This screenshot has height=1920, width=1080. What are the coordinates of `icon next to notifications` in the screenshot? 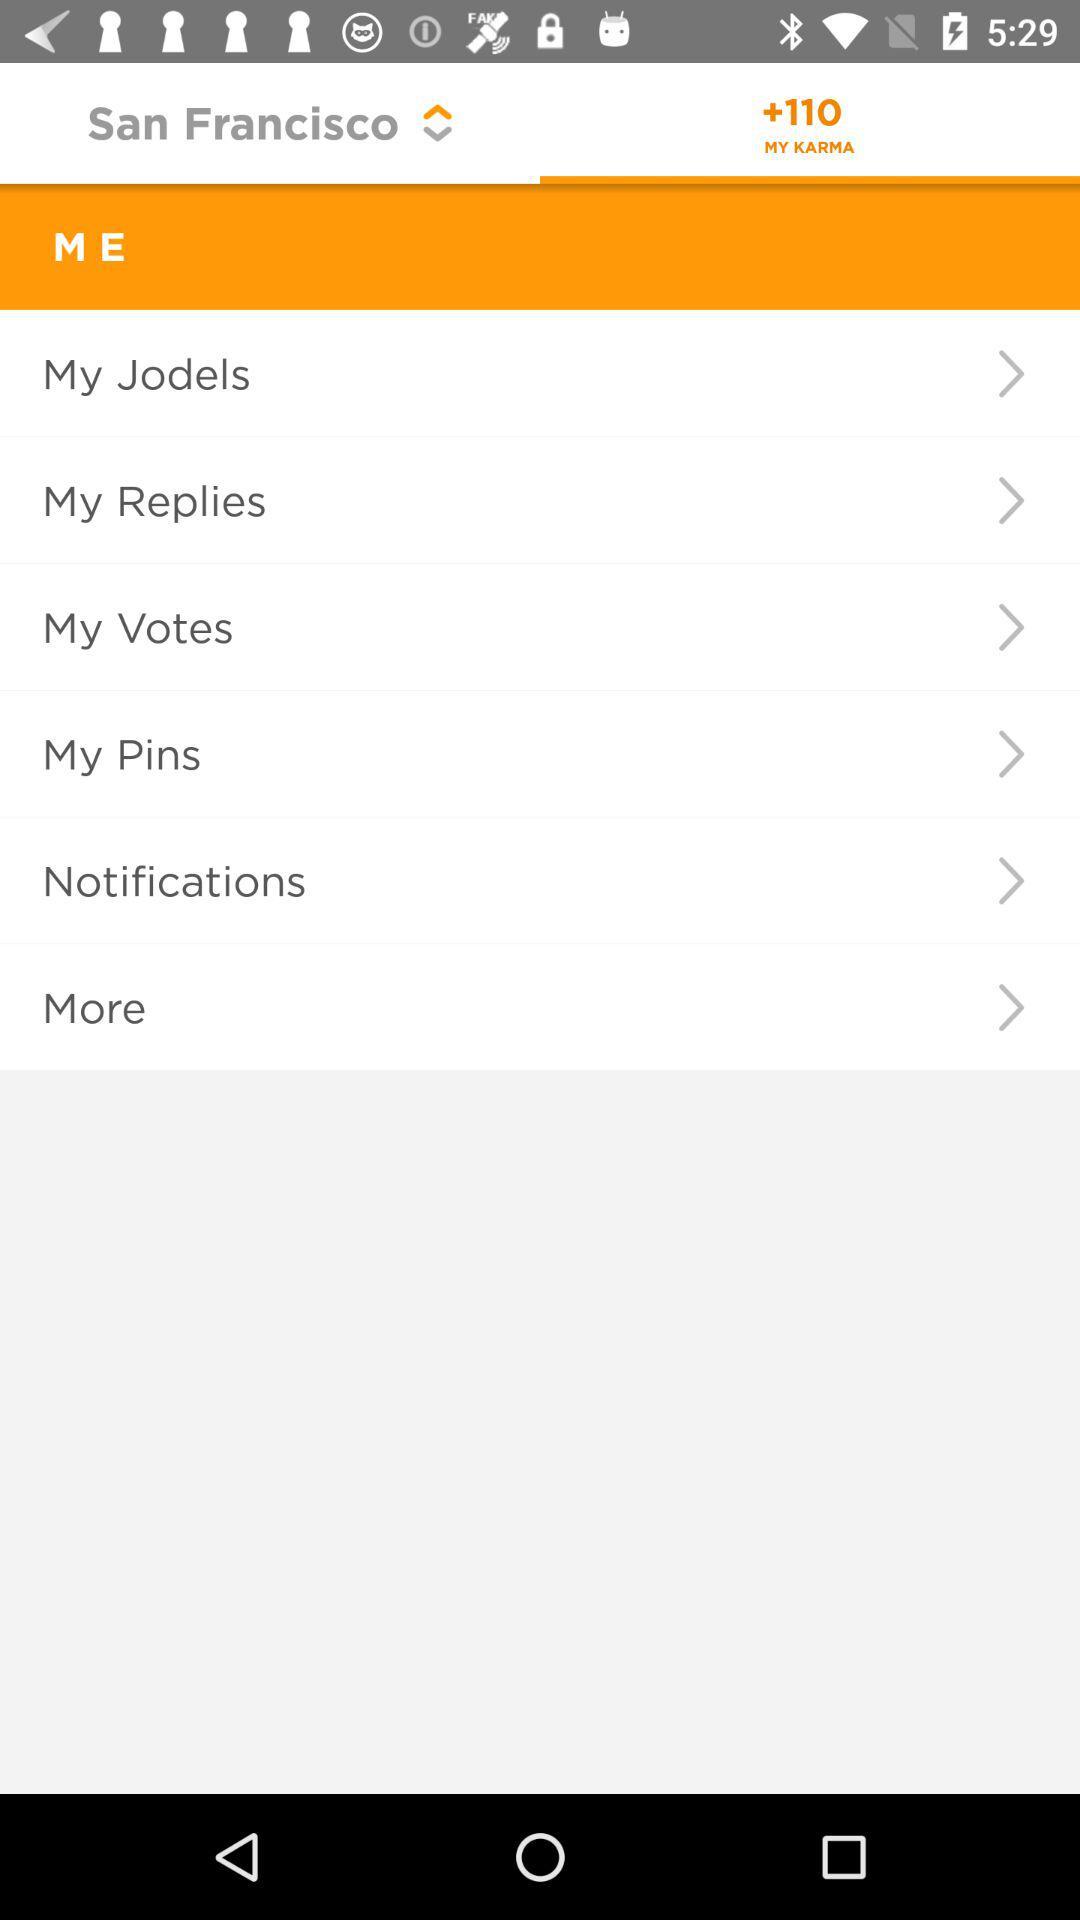 It's located at (1011, 880).